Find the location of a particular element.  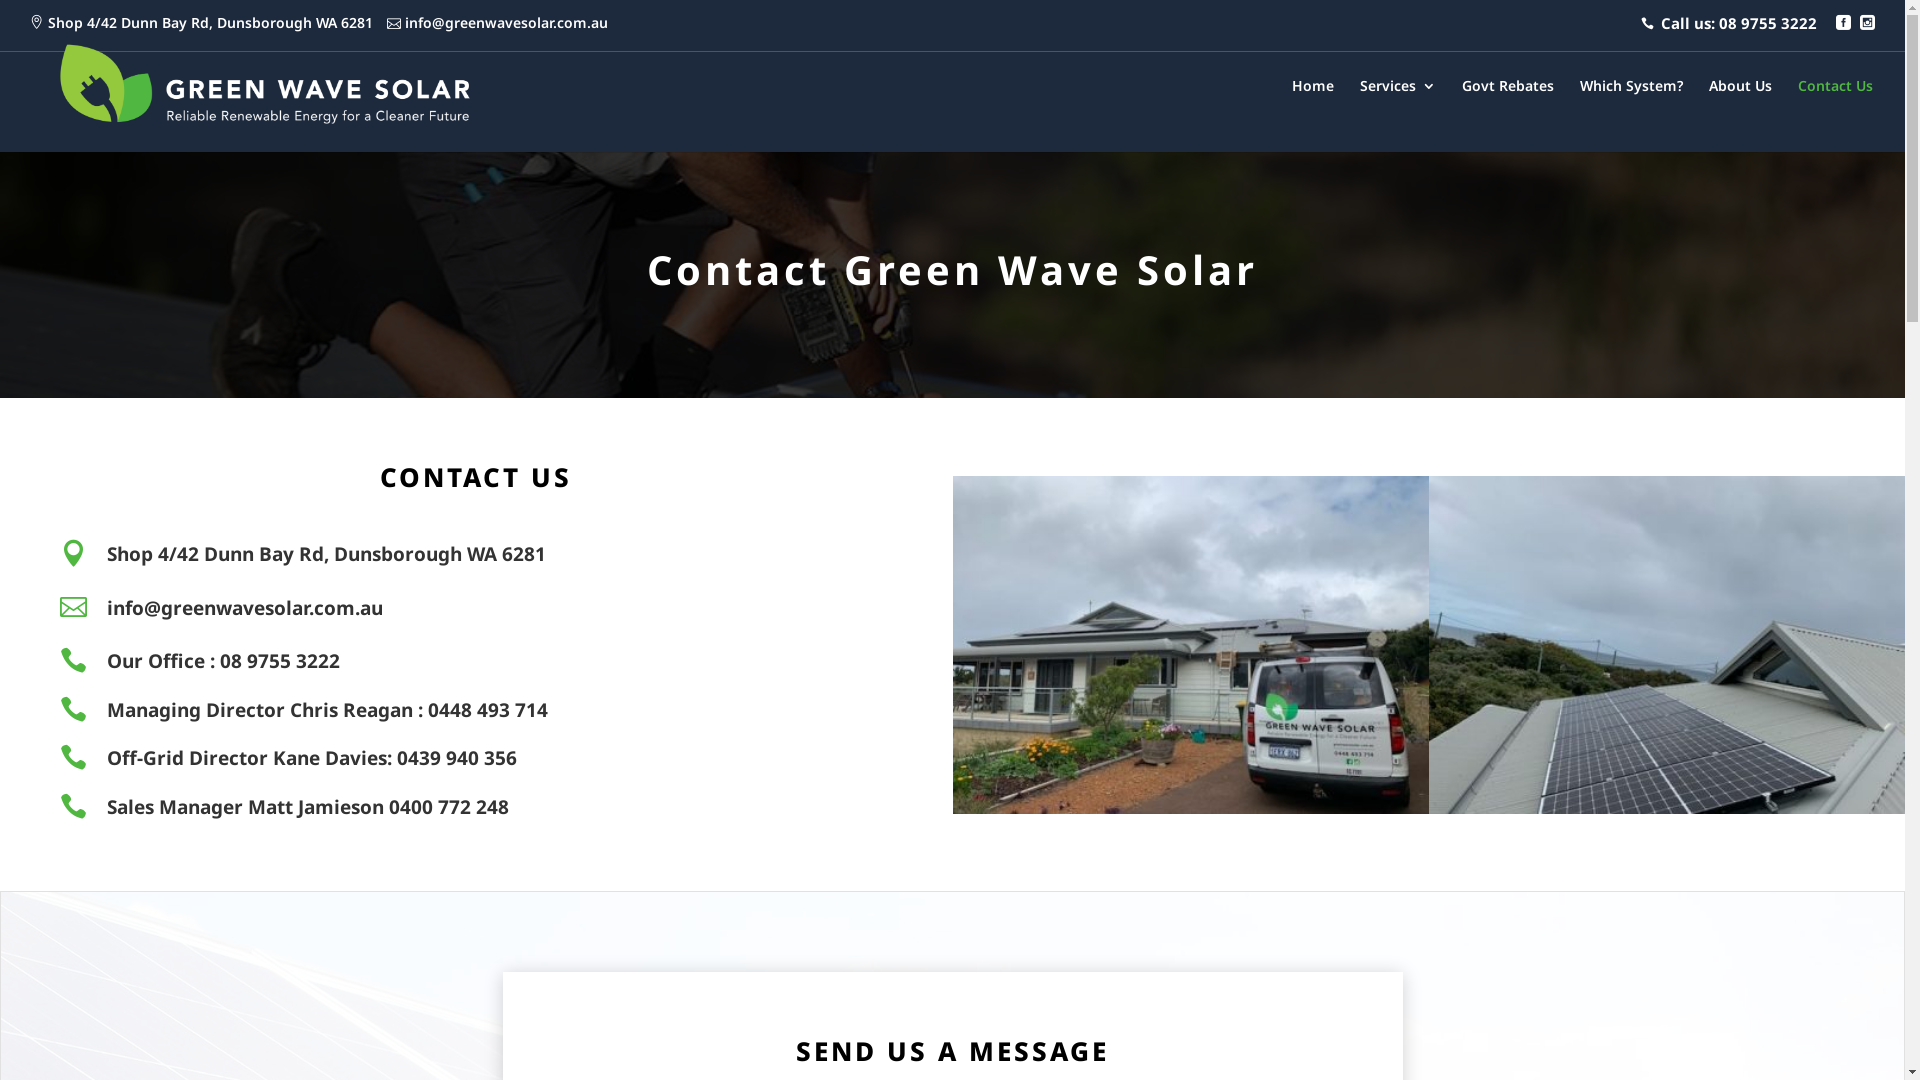

'About Us' is located at coordinates (1707, 113).